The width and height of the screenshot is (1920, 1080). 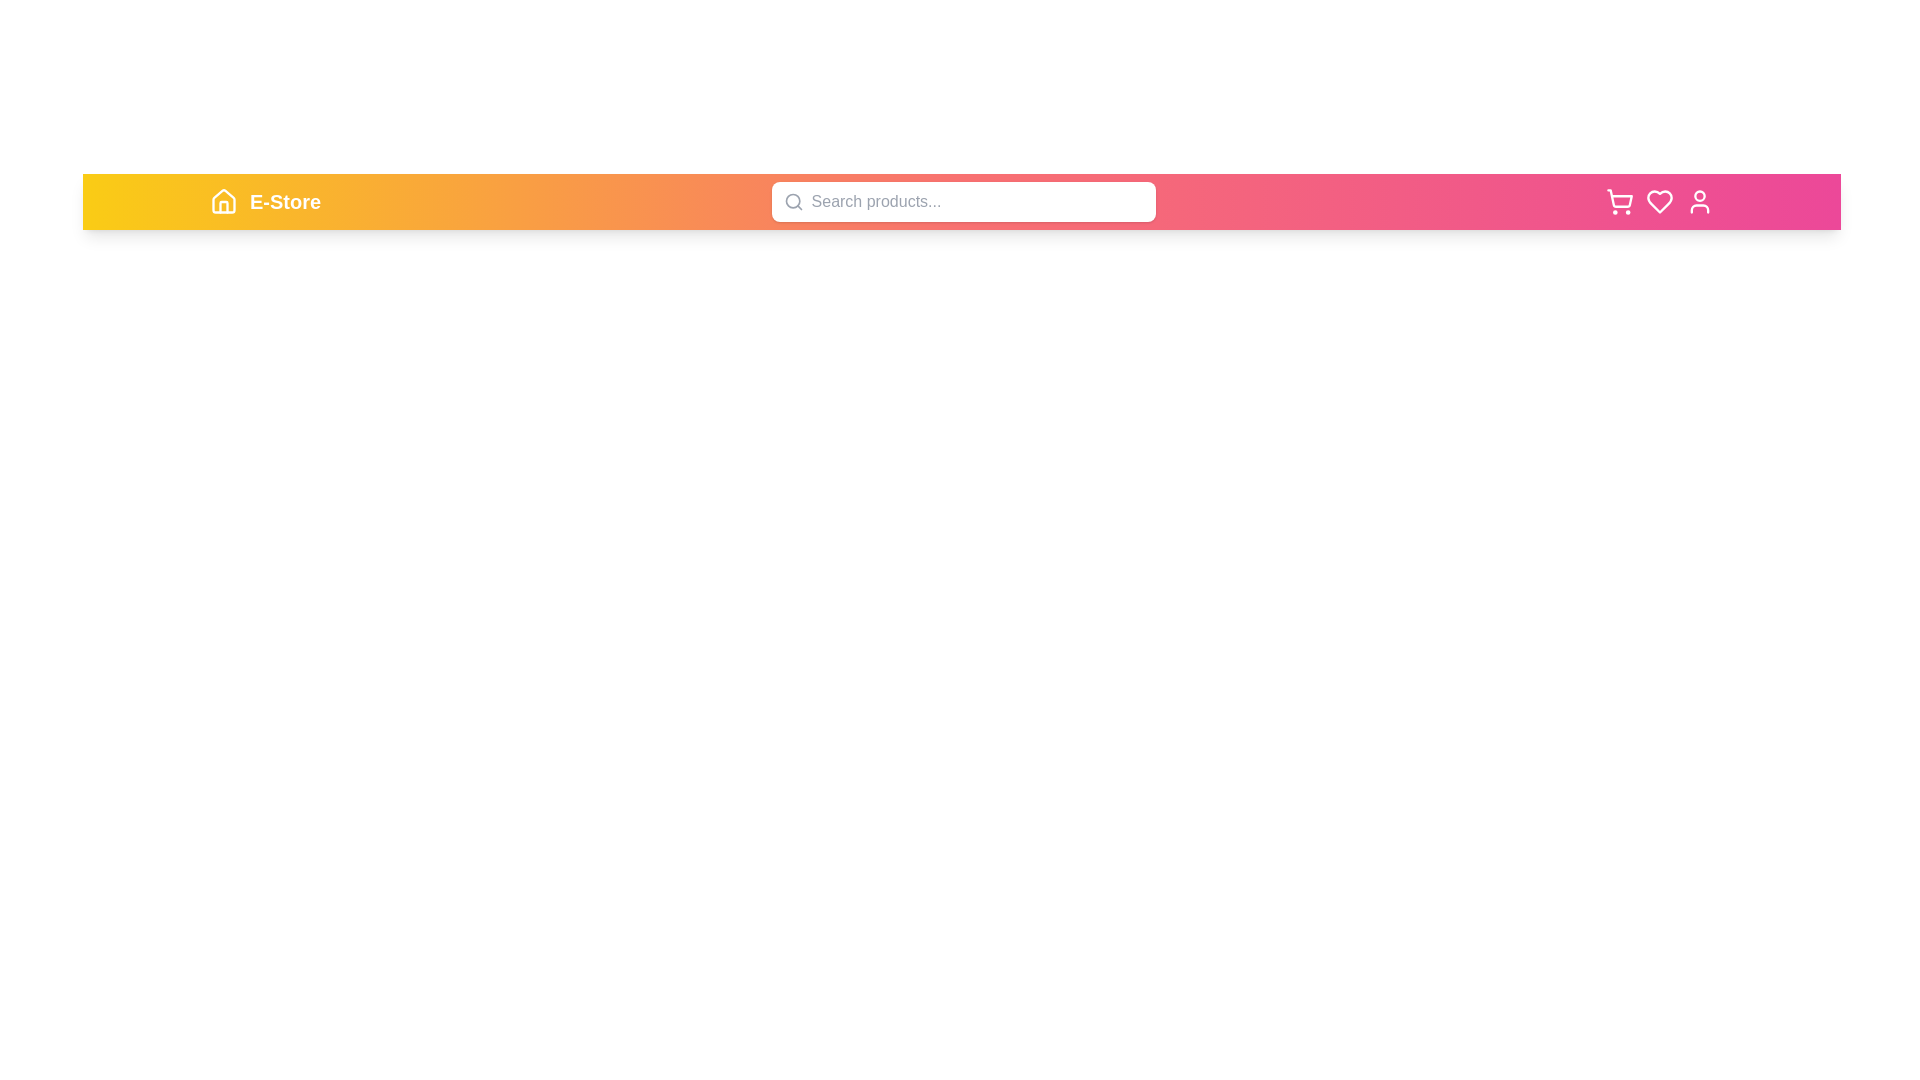 What do you see at coordinates (224, 201) in the screenshot?
I see `the home icon to navigate to the home page` at bounding box center [224, 201].